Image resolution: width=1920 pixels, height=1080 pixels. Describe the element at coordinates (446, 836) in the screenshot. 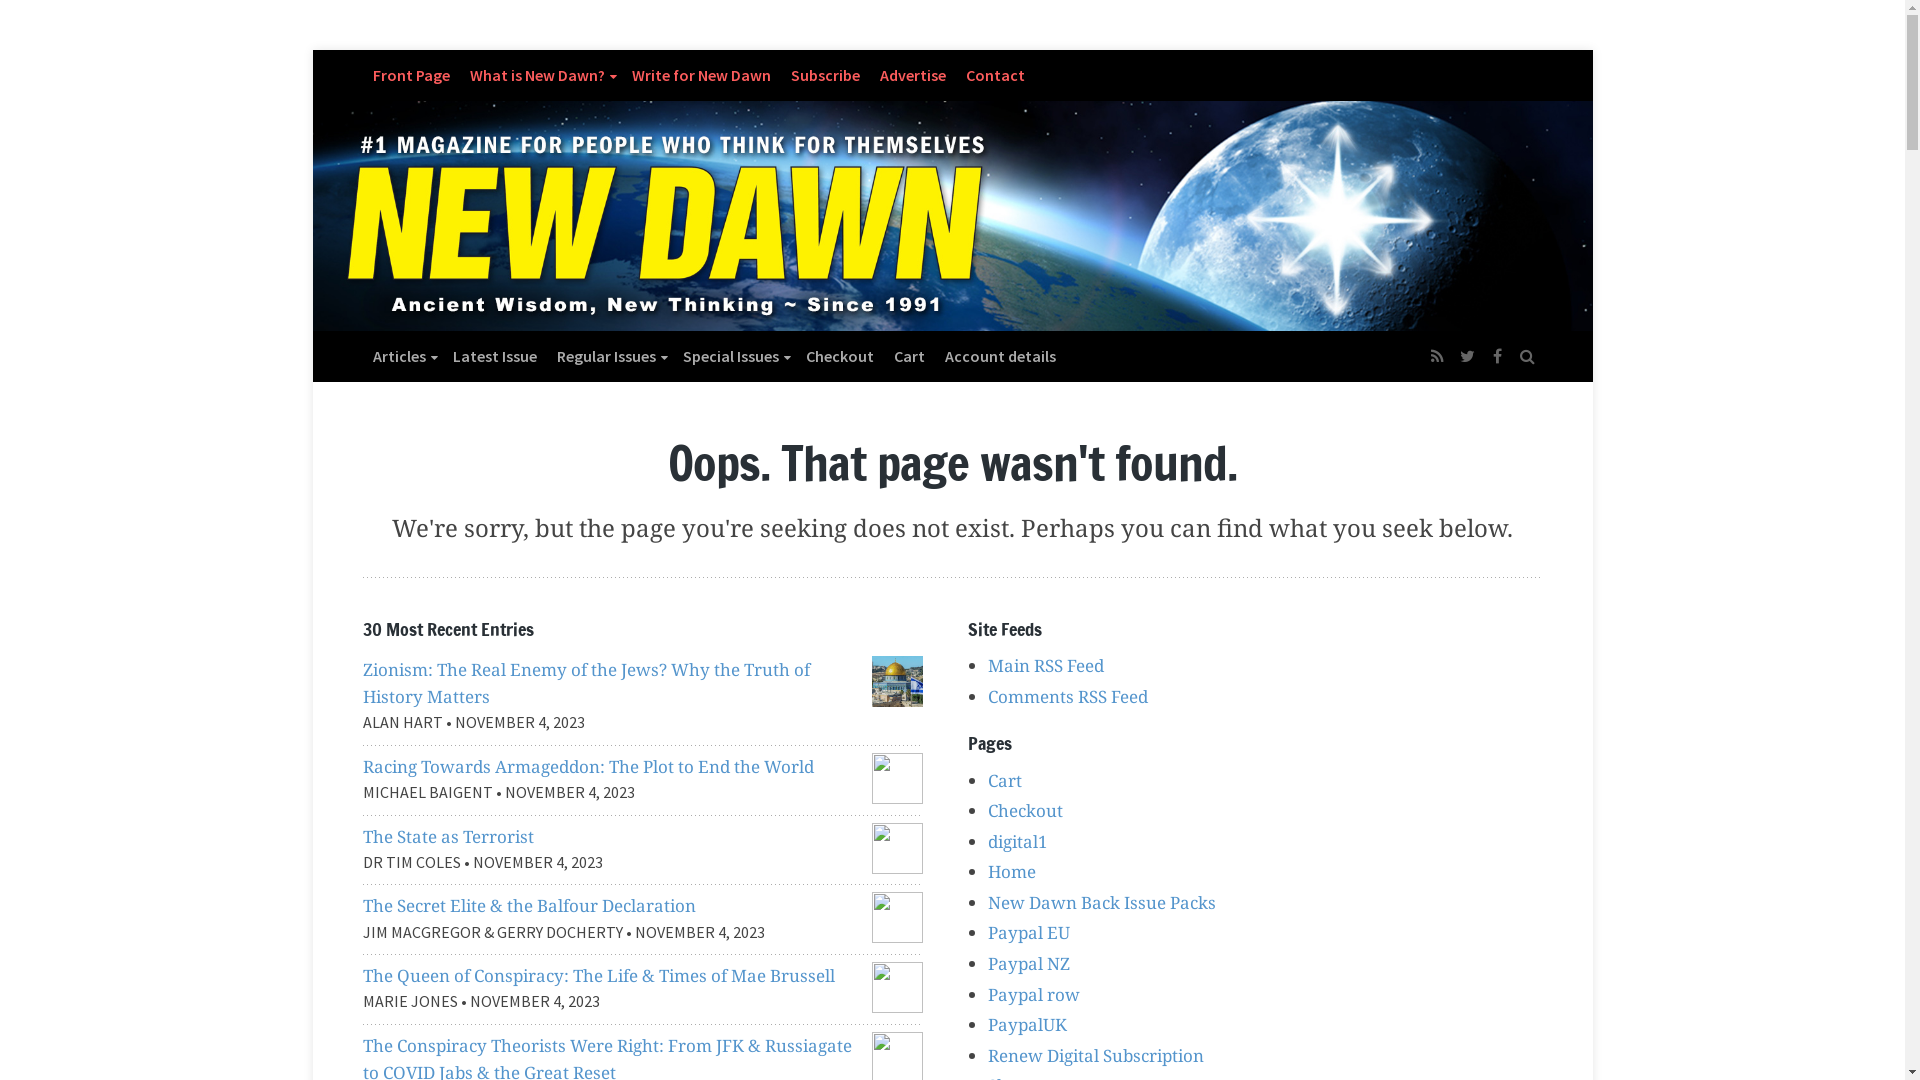

I see `'The State as Terrorist'` at that location.